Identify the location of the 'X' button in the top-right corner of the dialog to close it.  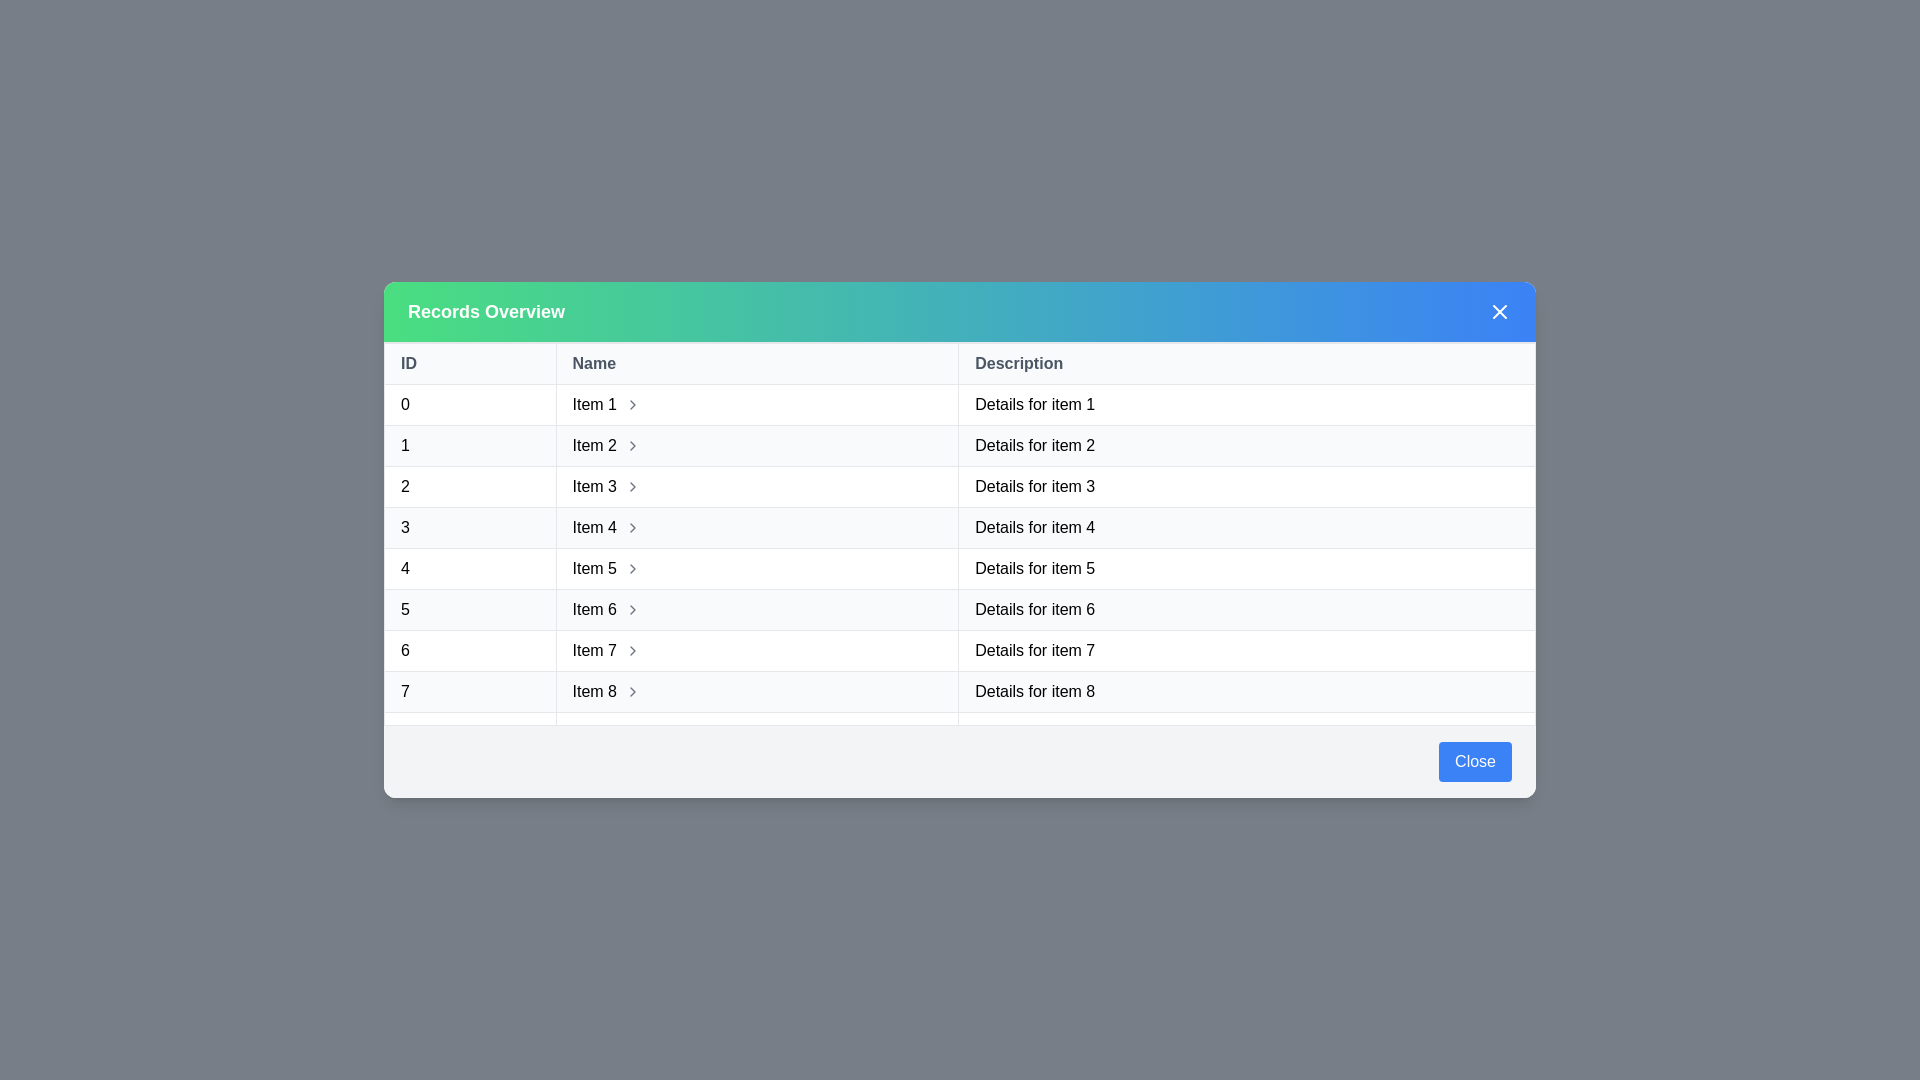
(1499, 312).